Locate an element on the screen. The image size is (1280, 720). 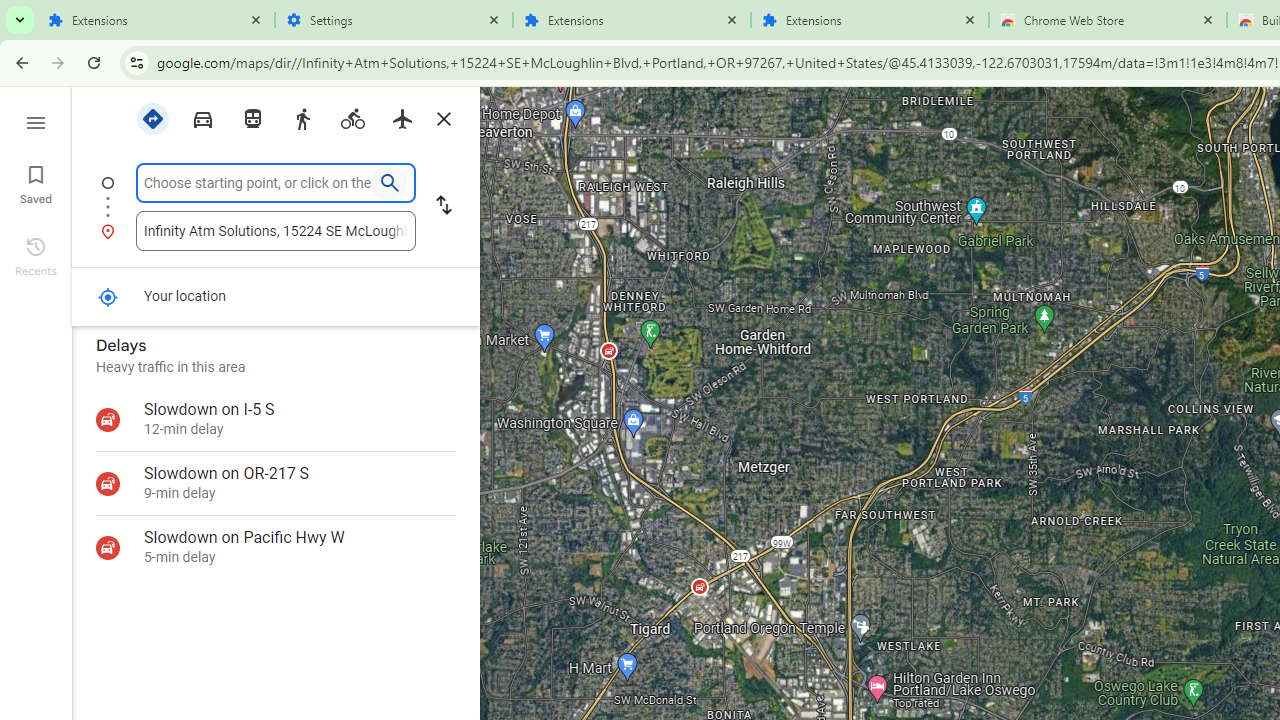
'Driving' is located at coordinates (202, 117).